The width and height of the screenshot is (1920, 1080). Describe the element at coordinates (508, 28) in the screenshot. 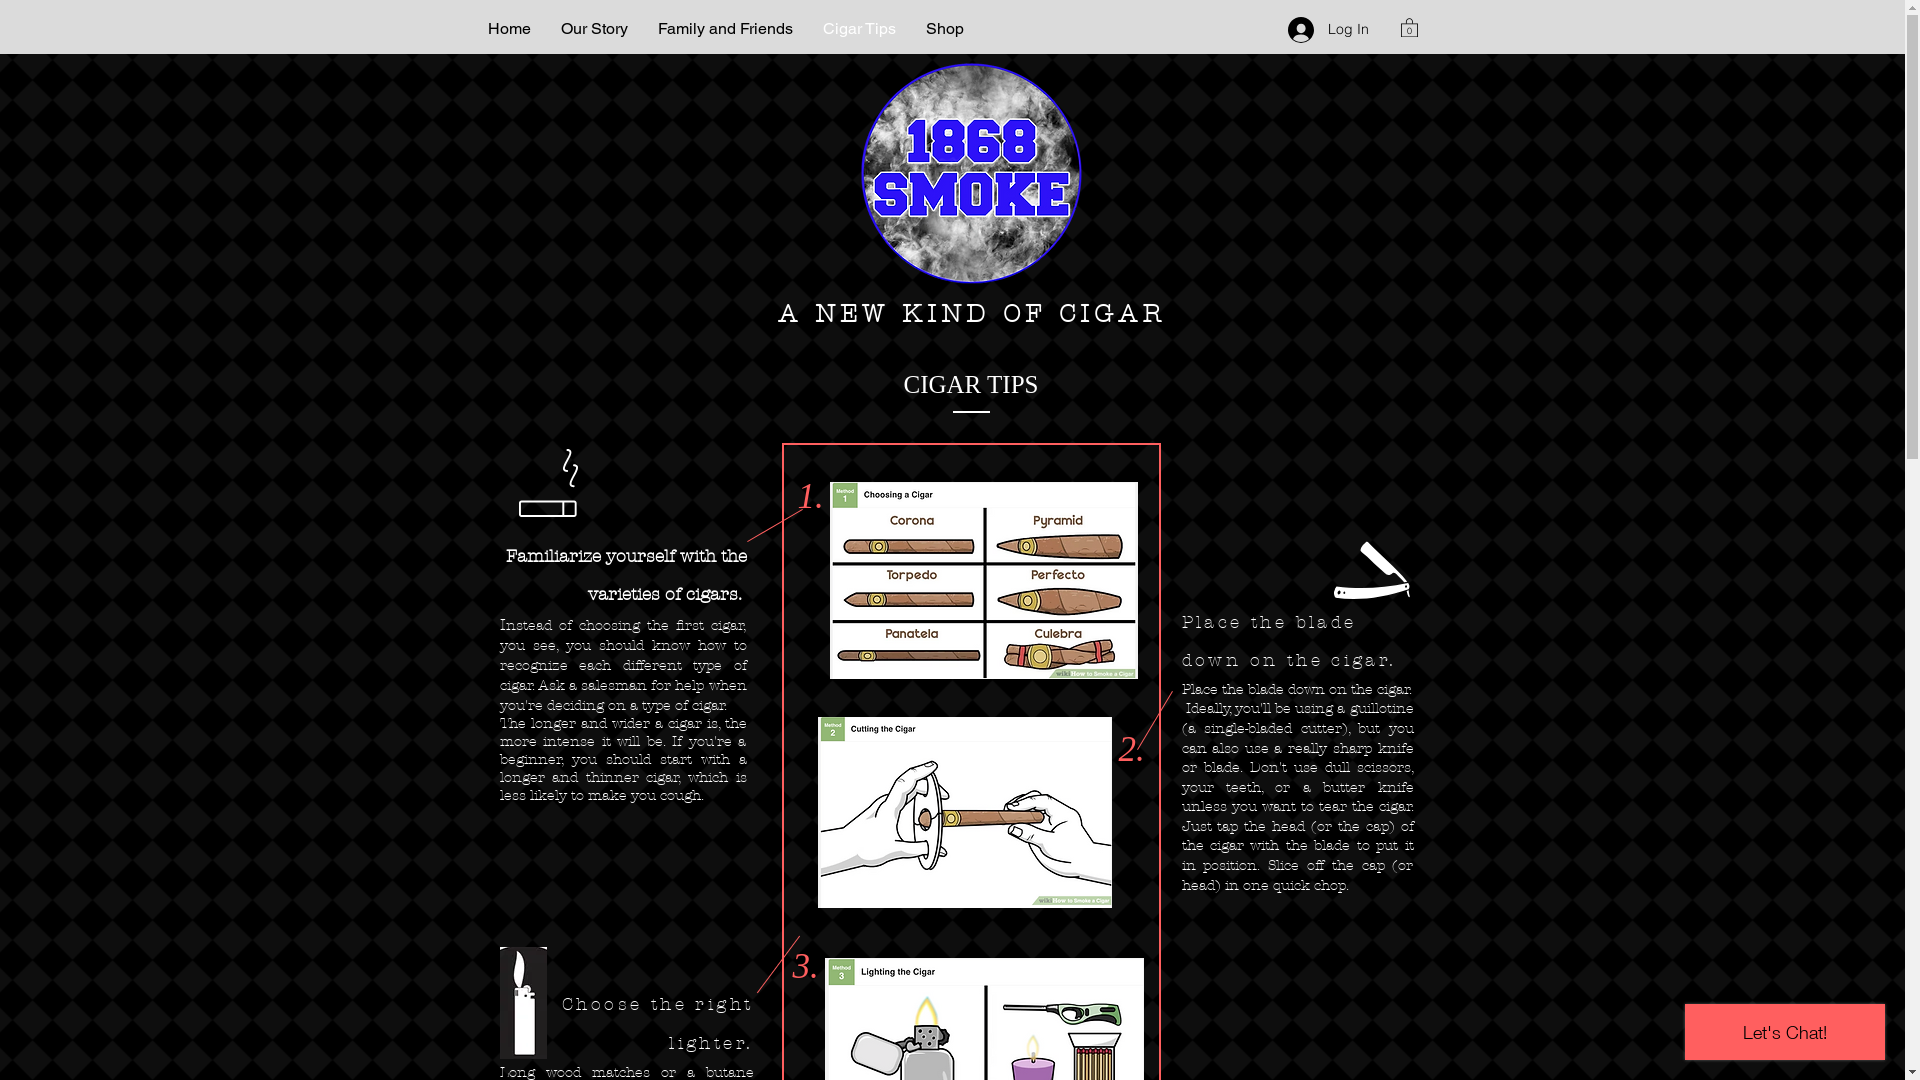

I see `'Home'` at that location.